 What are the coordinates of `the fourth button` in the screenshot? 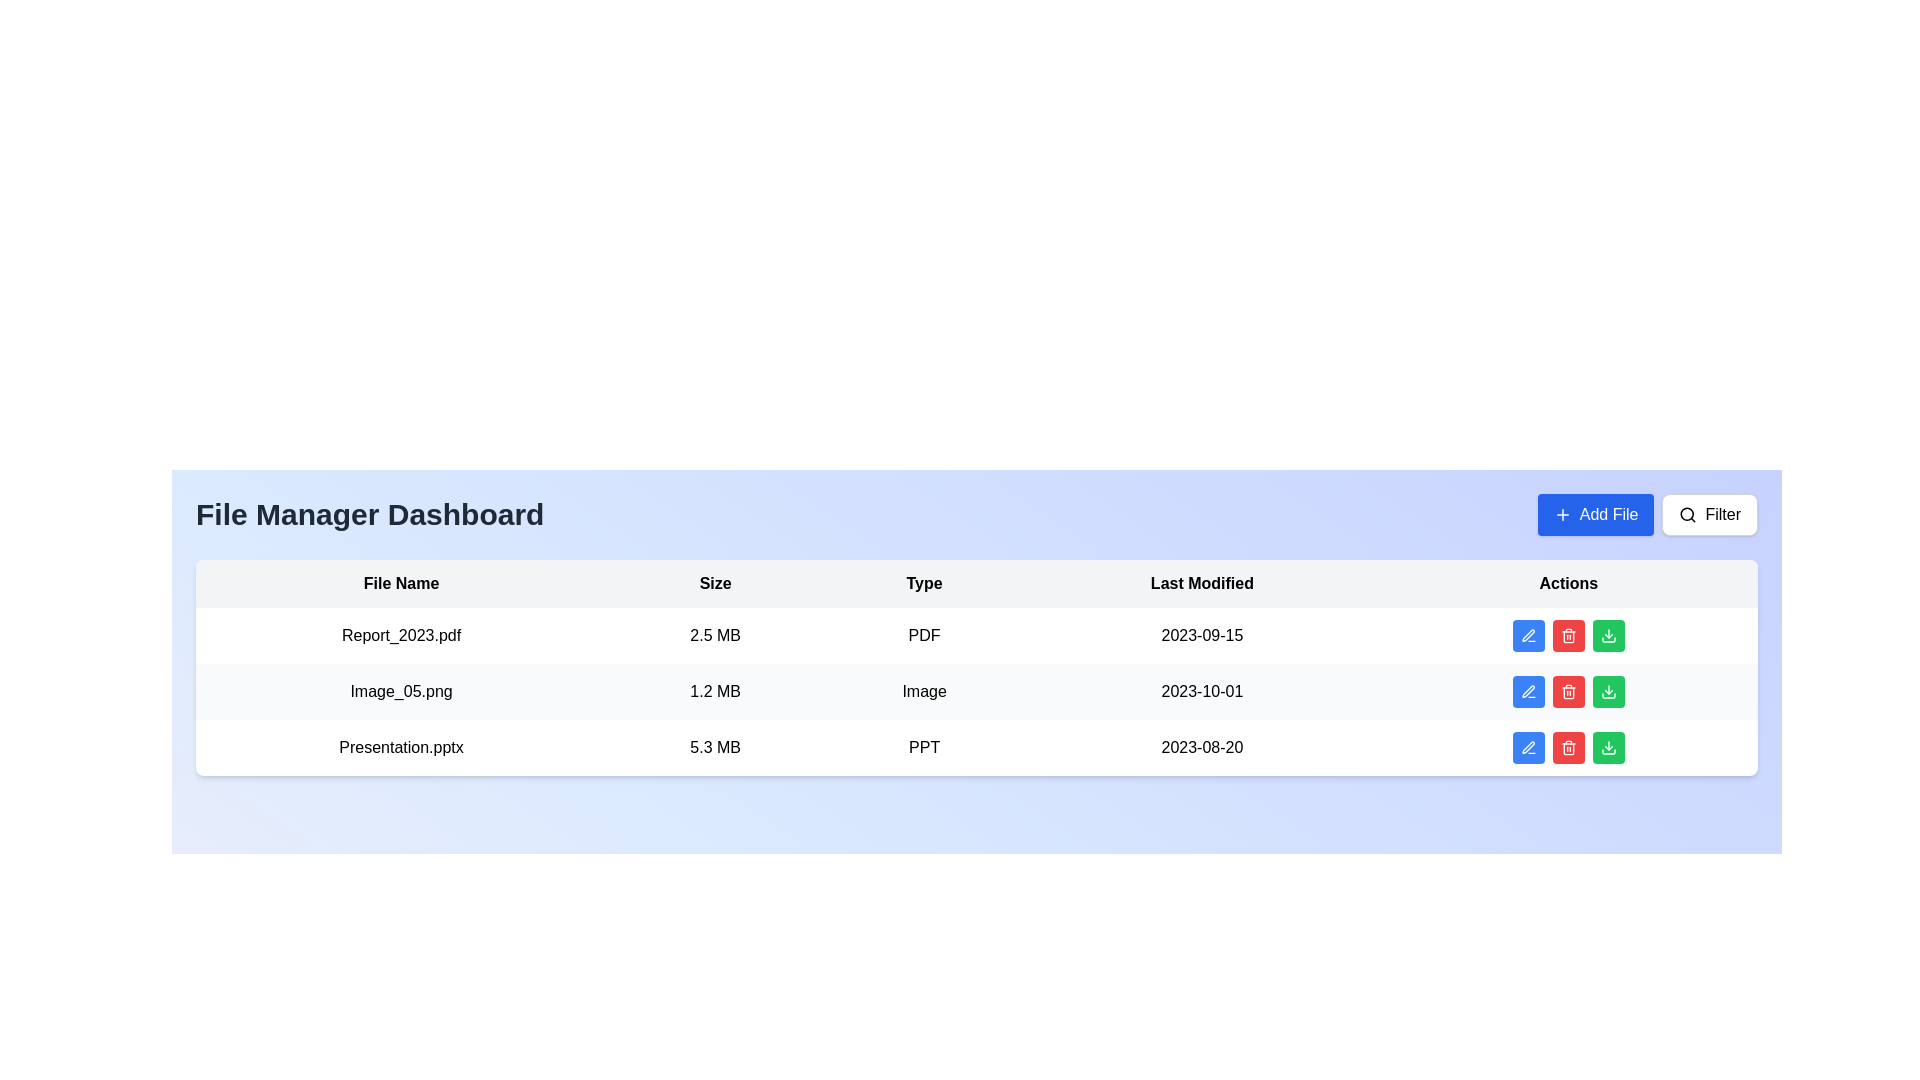 It's located at (1608, 636).